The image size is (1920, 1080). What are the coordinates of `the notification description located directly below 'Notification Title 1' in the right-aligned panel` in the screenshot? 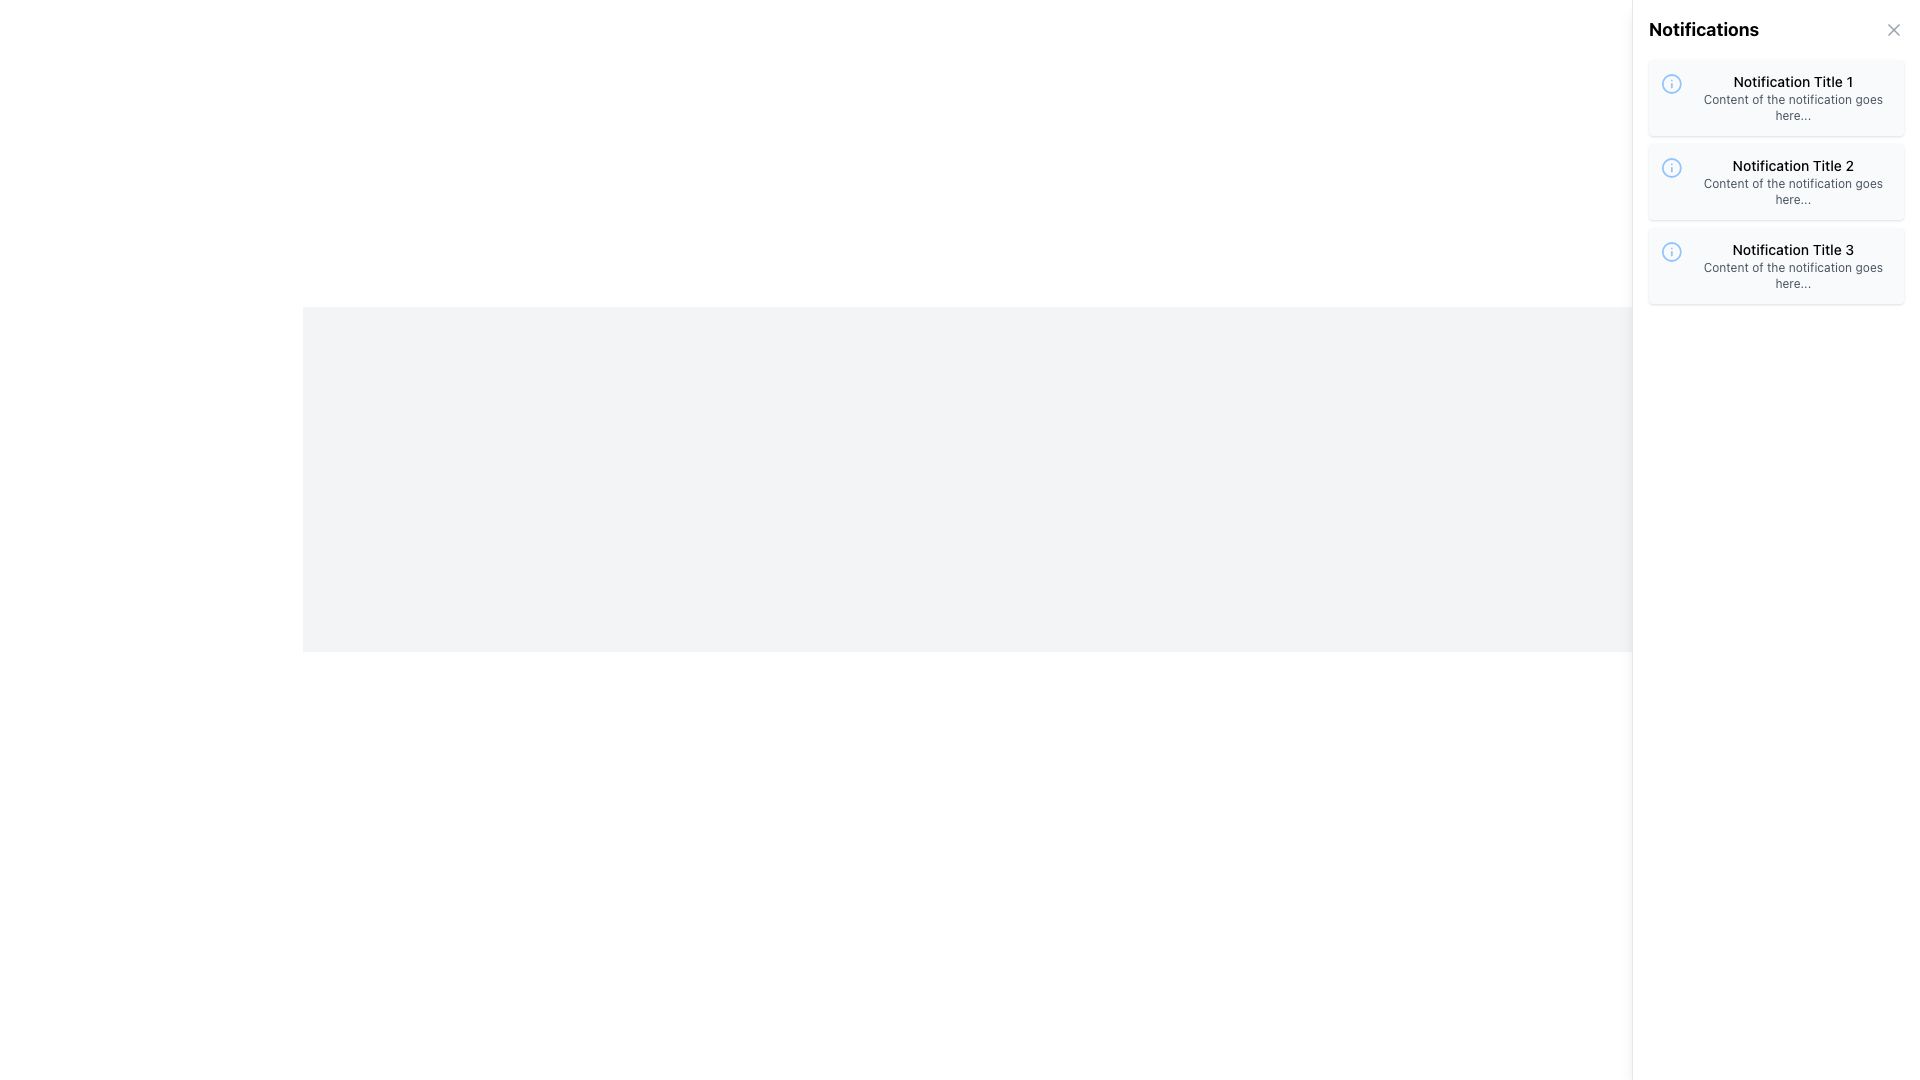 It's located at (1793, 108).